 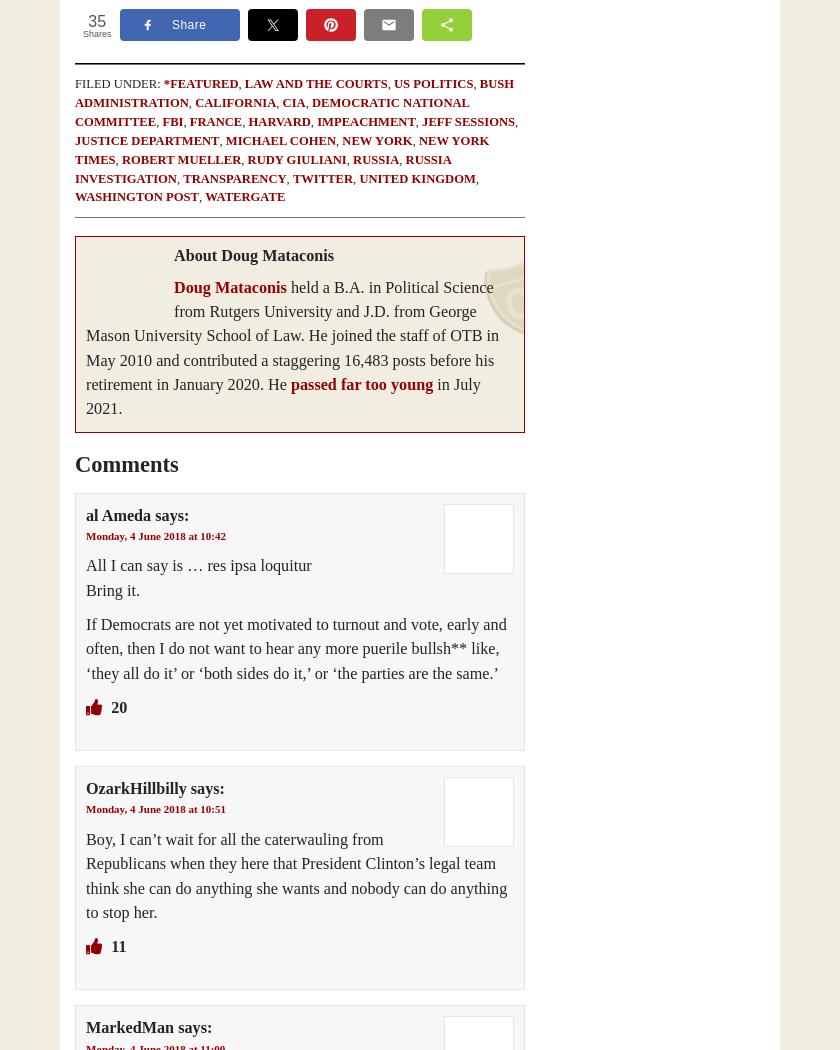 What do you see at coordinates (173, 255) in the screenshot?
I see `'About Doug Mataconis'` at bounding box center [173, 255].